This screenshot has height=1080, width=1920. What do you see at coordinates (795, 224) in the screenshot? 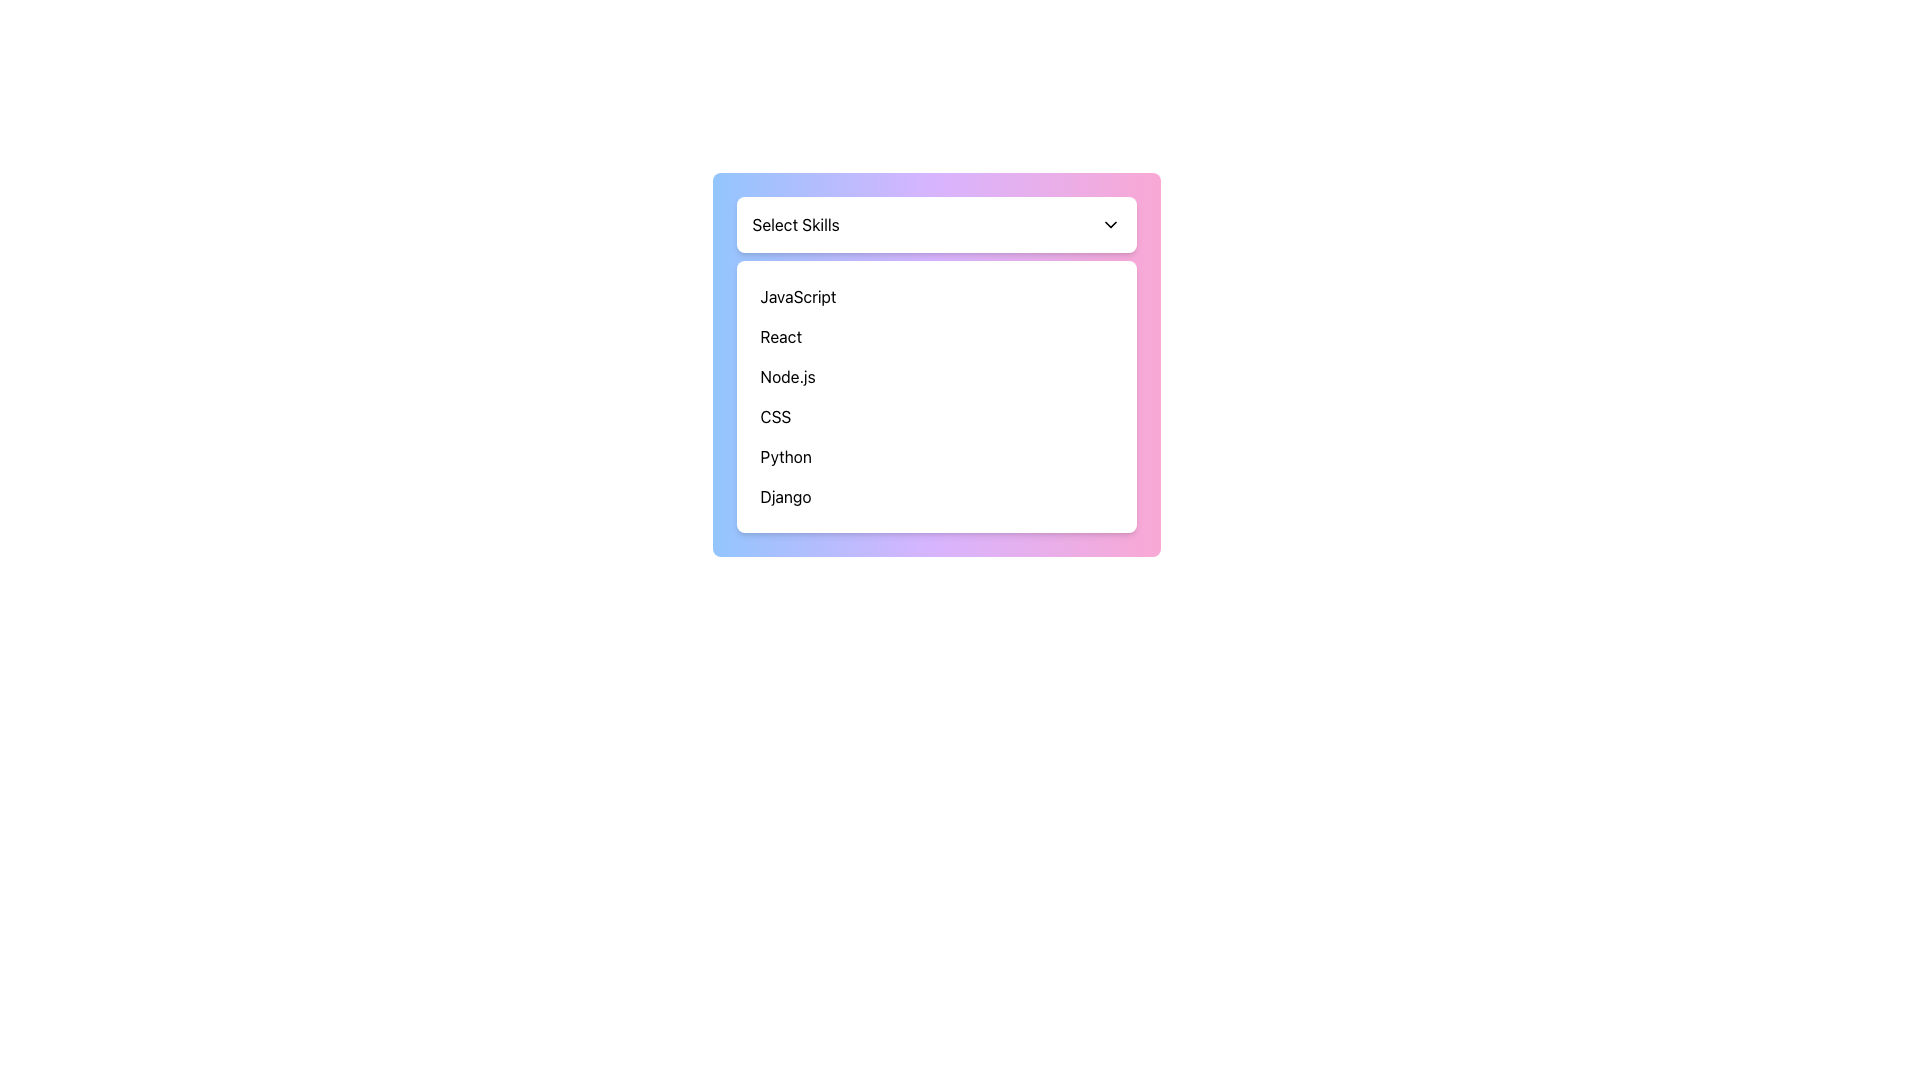
I see `the Text label of the skill selection dropdown menu` at bounding box center [795, 224].